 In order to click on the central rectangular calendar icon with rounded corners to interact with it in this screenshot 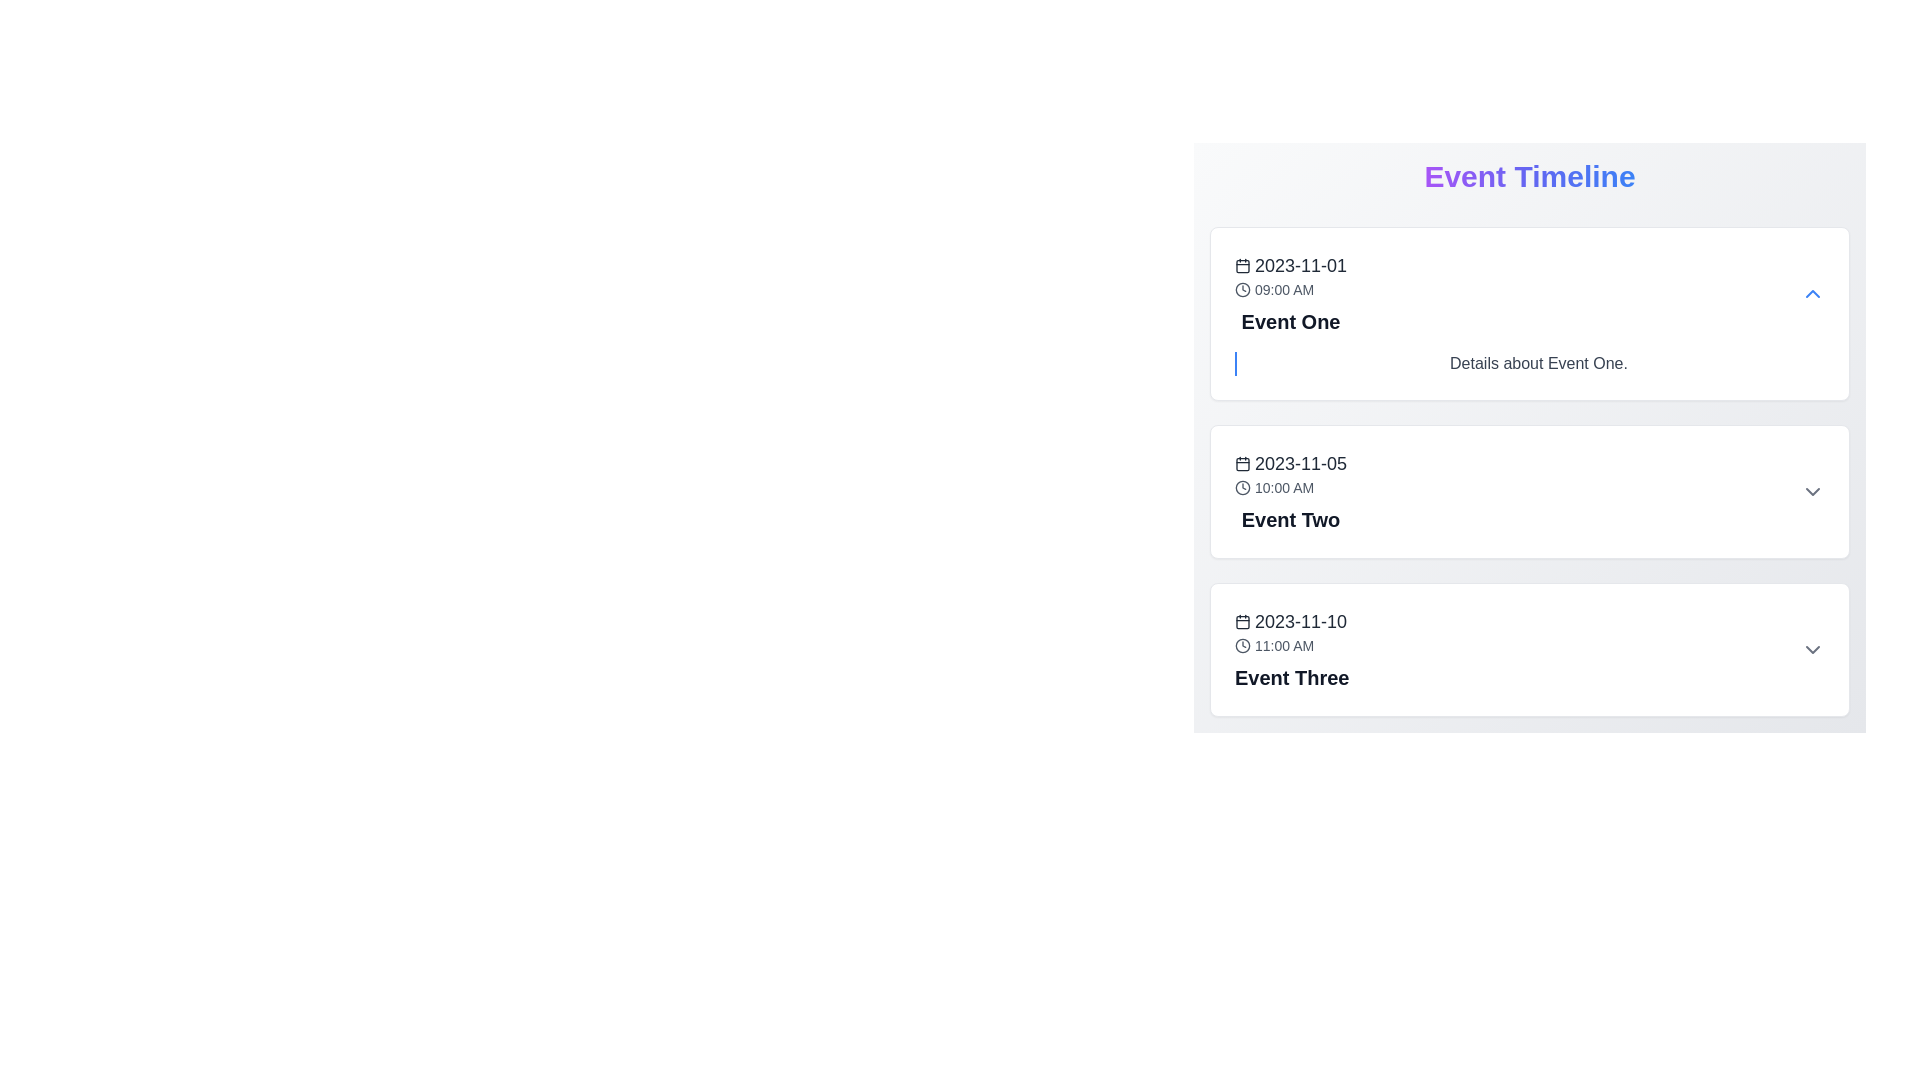, I will do `click(1242, 463)`.